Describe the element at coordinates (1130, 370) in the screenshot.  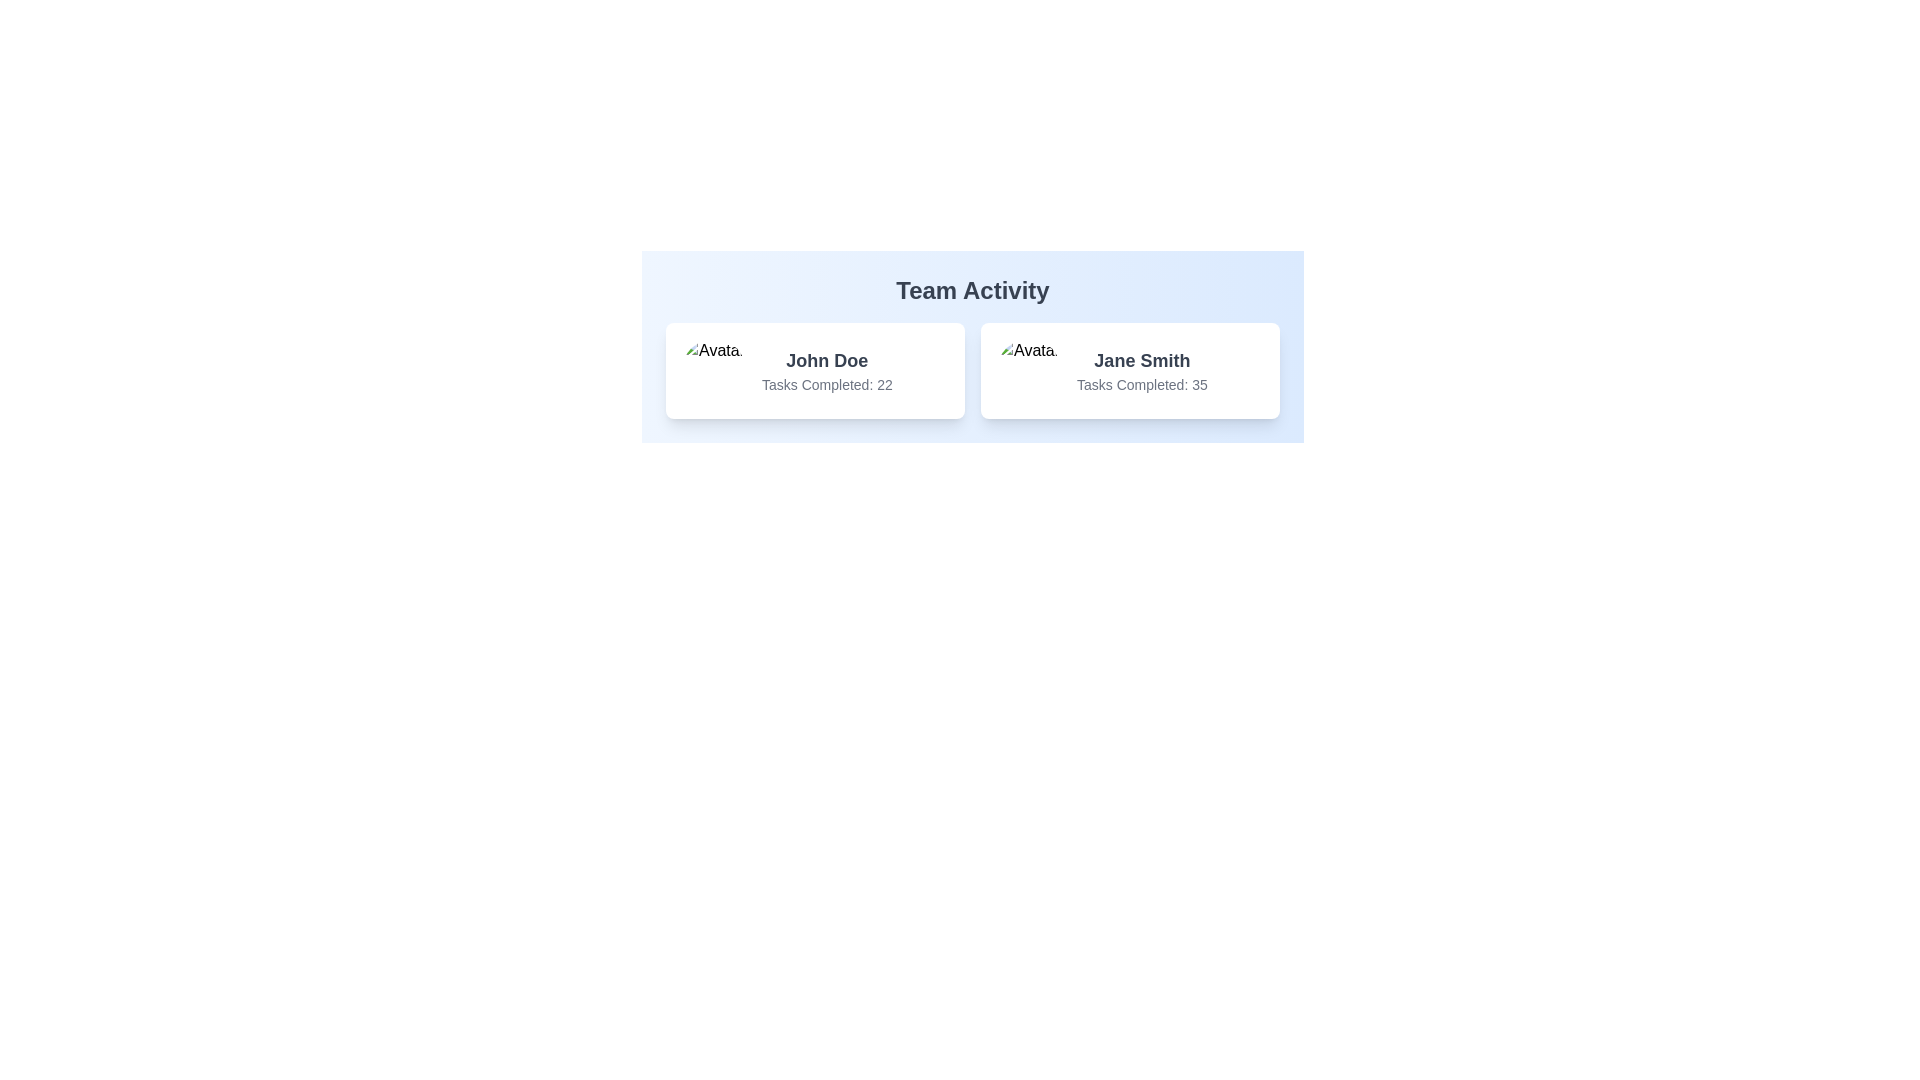
I see `the Information card displaying 'Jane Smith' with 'Tasks Completed: 35' underneath, located in the right column of the two-columned grid layout` at that location.